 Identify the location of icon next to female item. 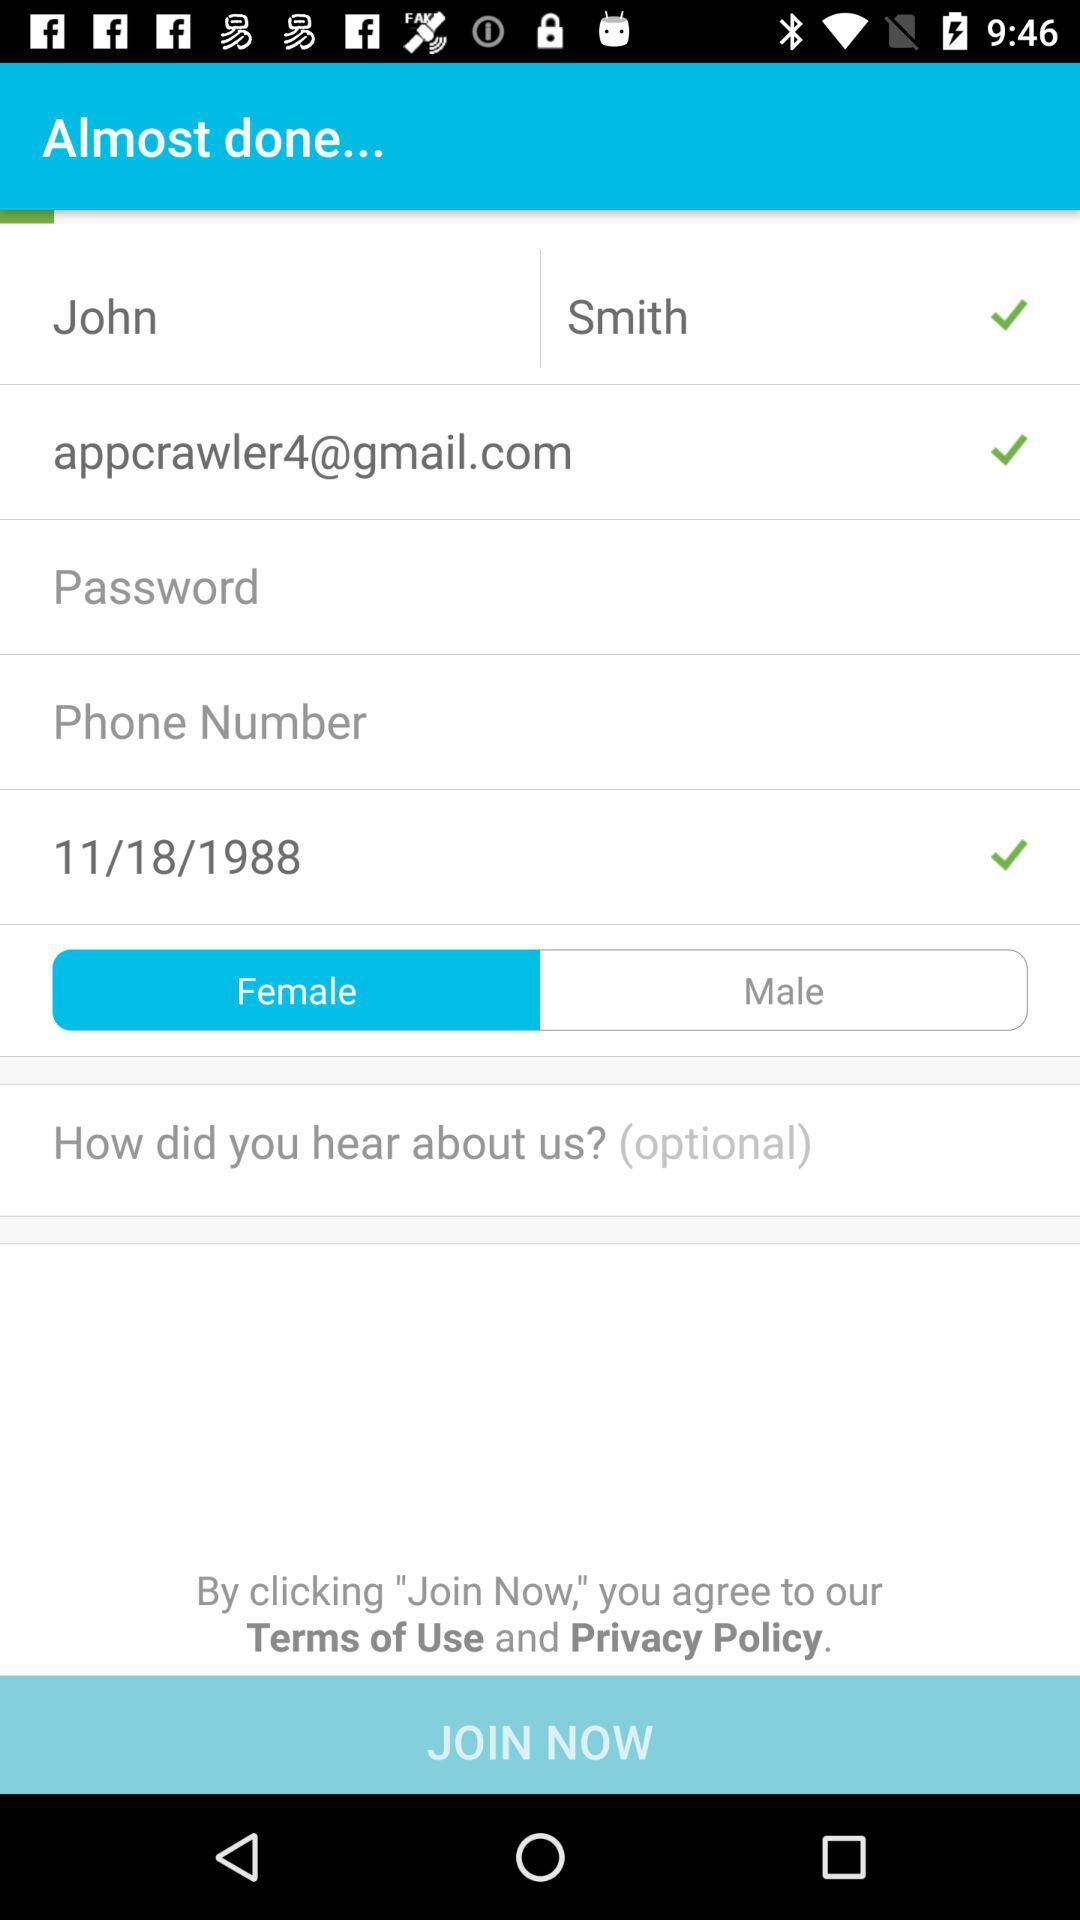
(782, 989).